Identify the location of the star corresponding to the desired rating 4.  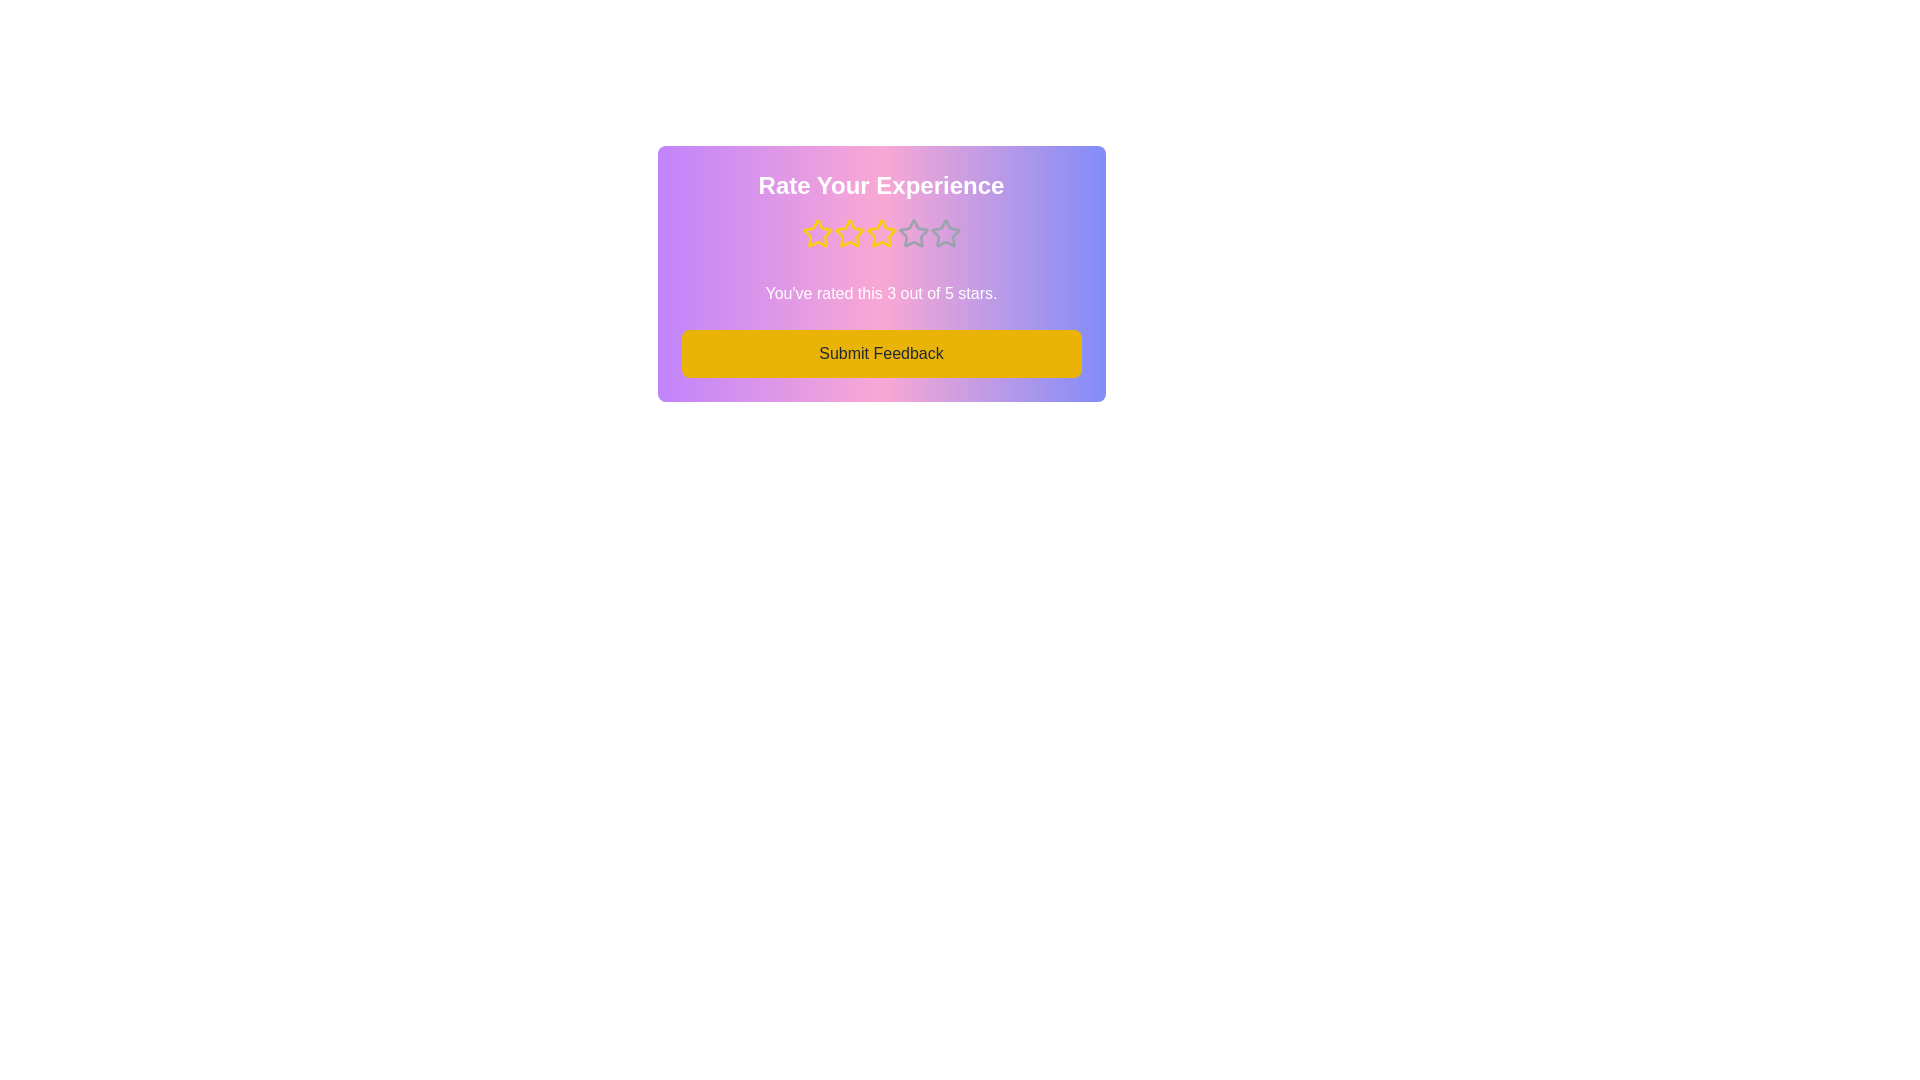
(912, 233).